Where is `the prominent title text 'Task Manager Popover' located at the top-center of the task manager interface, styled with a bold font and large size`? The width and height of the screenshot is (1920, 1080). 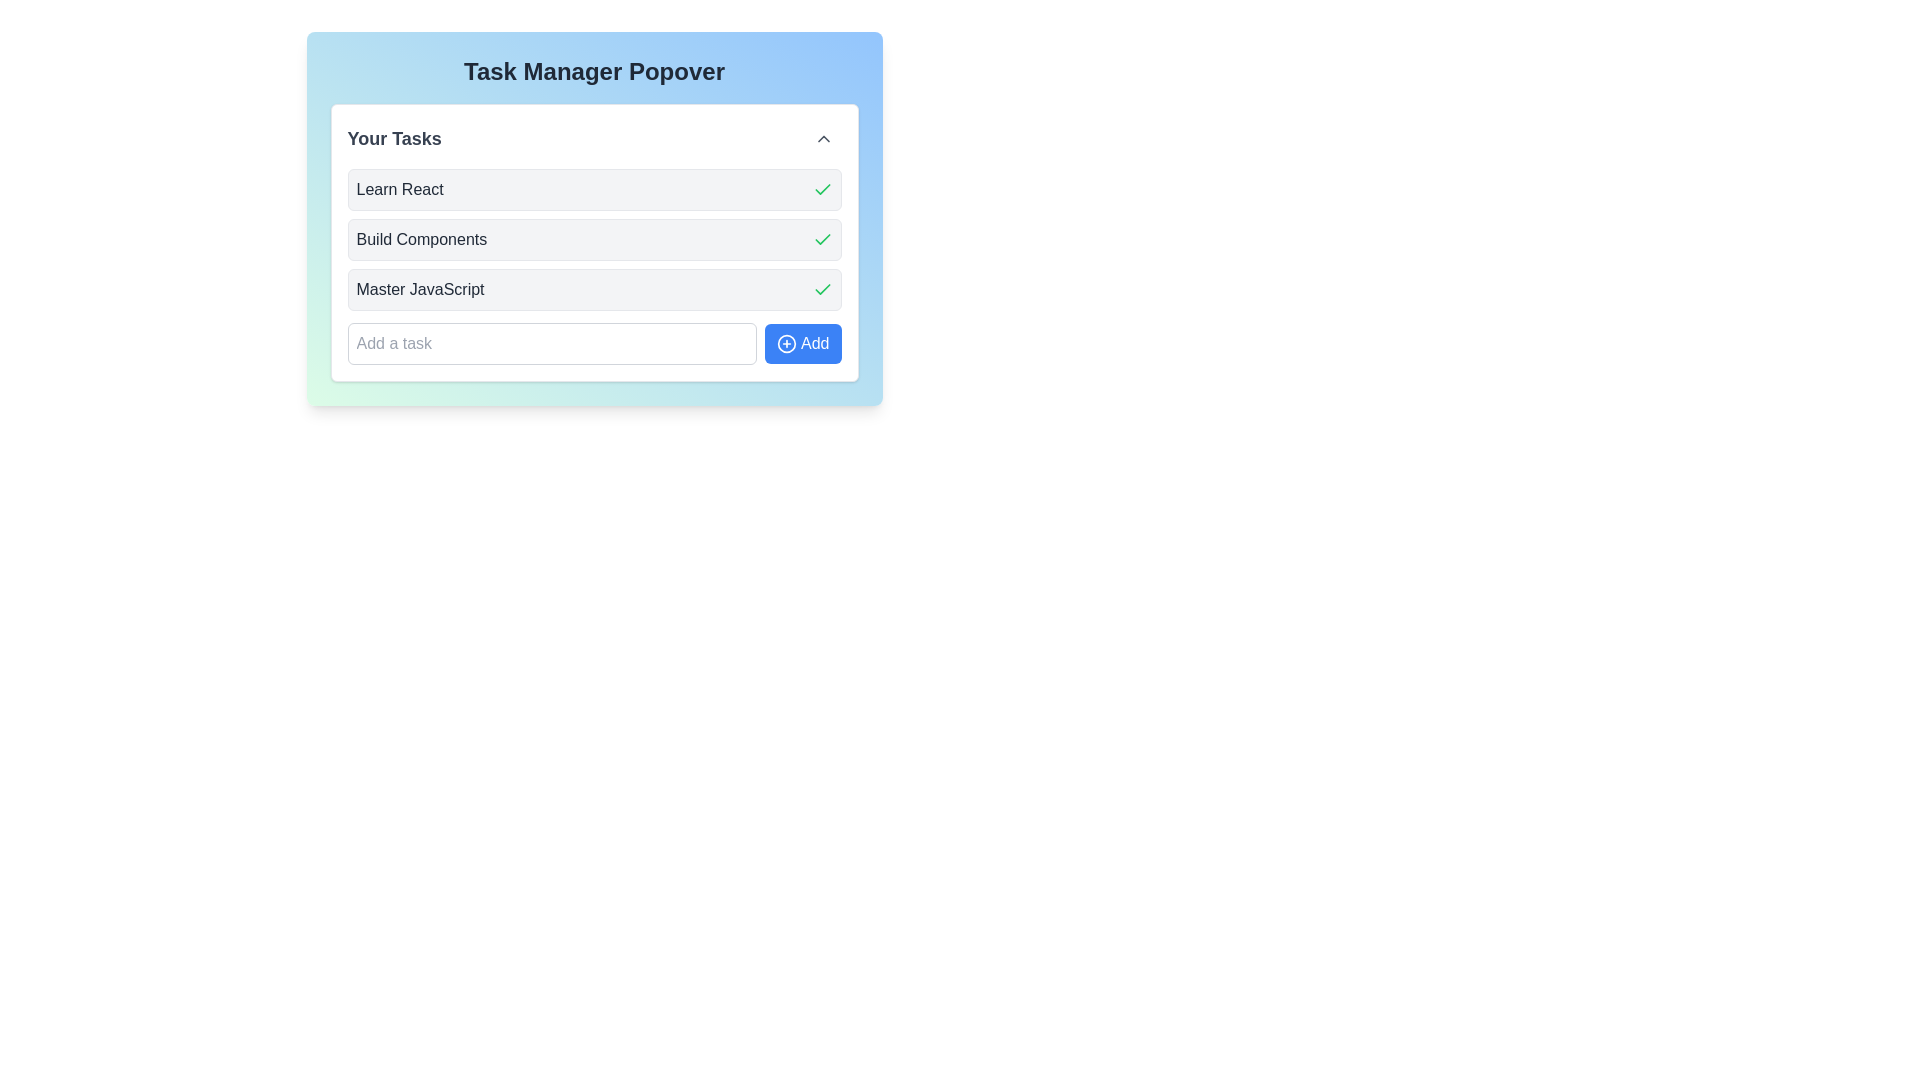 the prominent title text 'Task Manager Popover' located at the top-center of the task manager interface, styled with a bold font and large size is located at coordinates (593, 71).